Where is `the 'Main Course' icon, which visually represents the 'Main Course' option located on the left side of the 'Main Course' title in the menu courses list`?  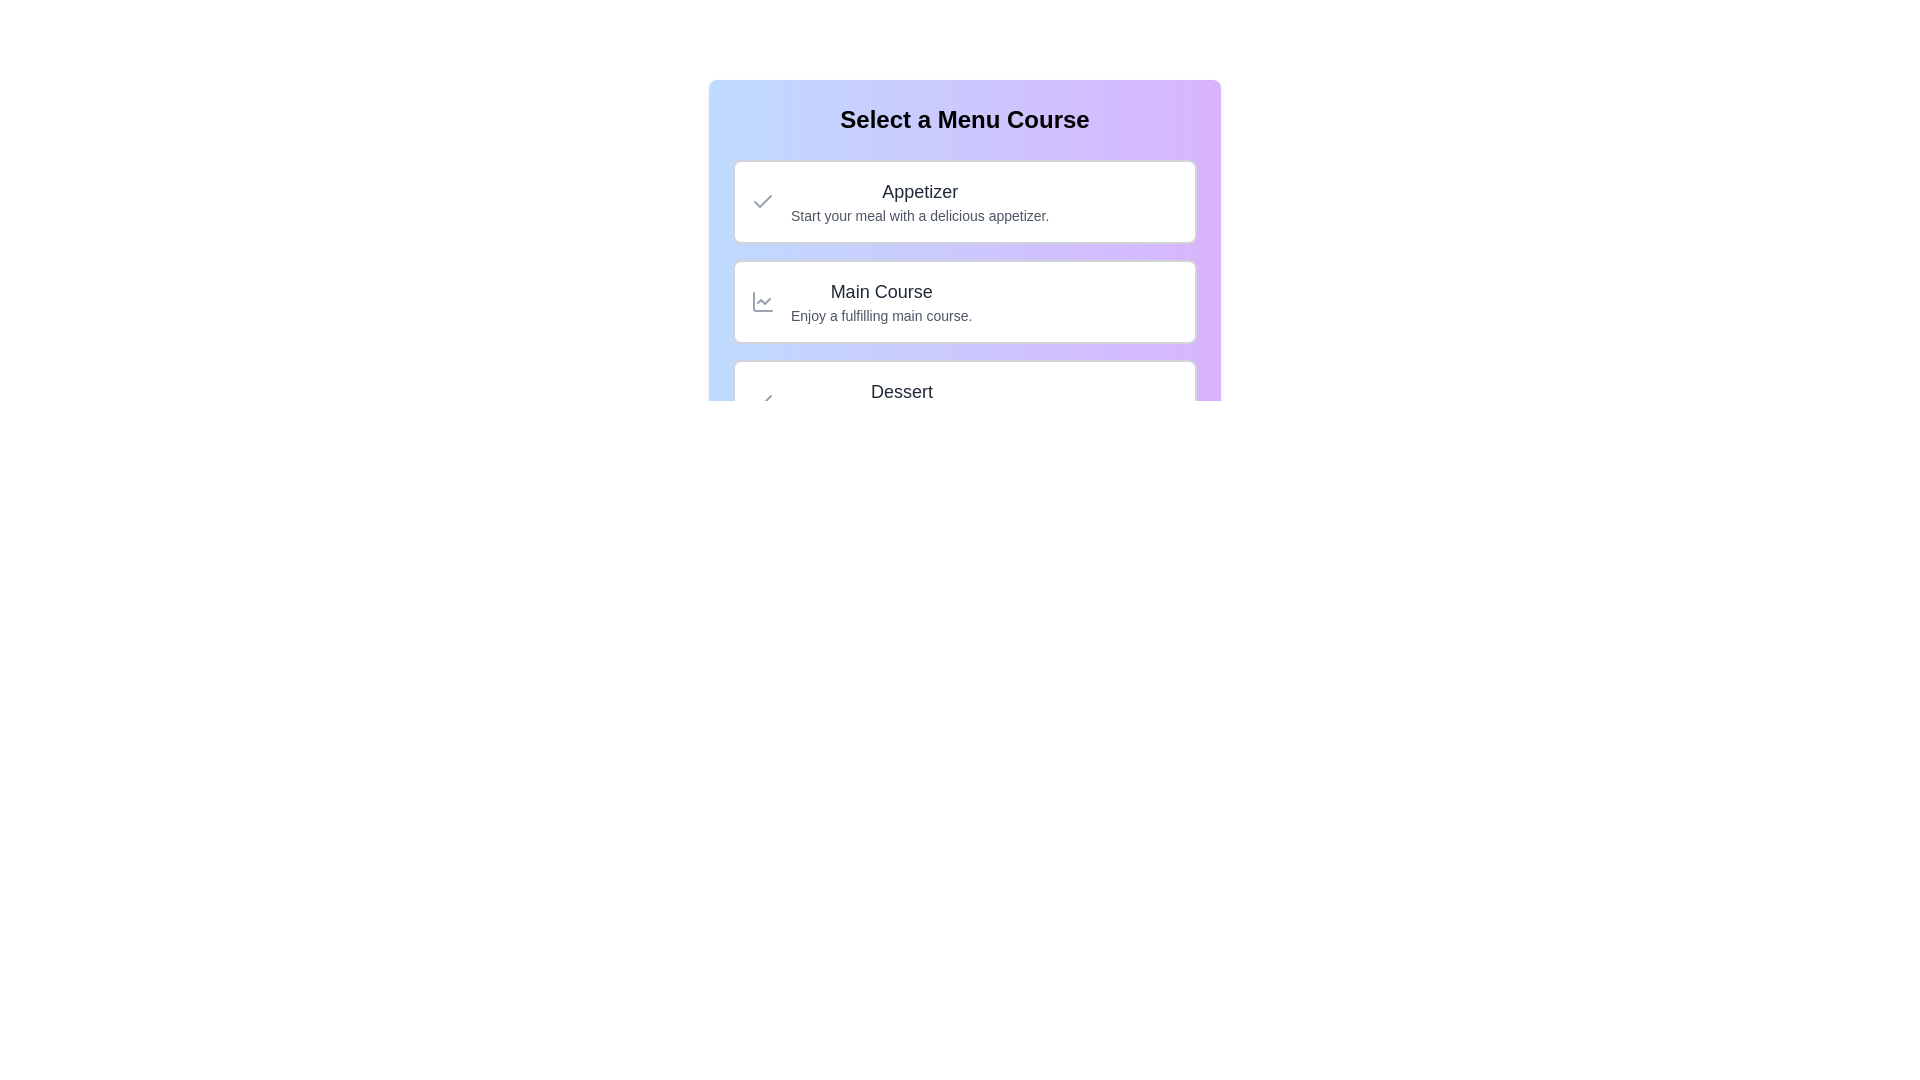
the 'Main Course' icon, which visually represents the 'Main Course' option located on the left side of the 'Main Course' title in the menu courses list is located at coordinates (762, 301).